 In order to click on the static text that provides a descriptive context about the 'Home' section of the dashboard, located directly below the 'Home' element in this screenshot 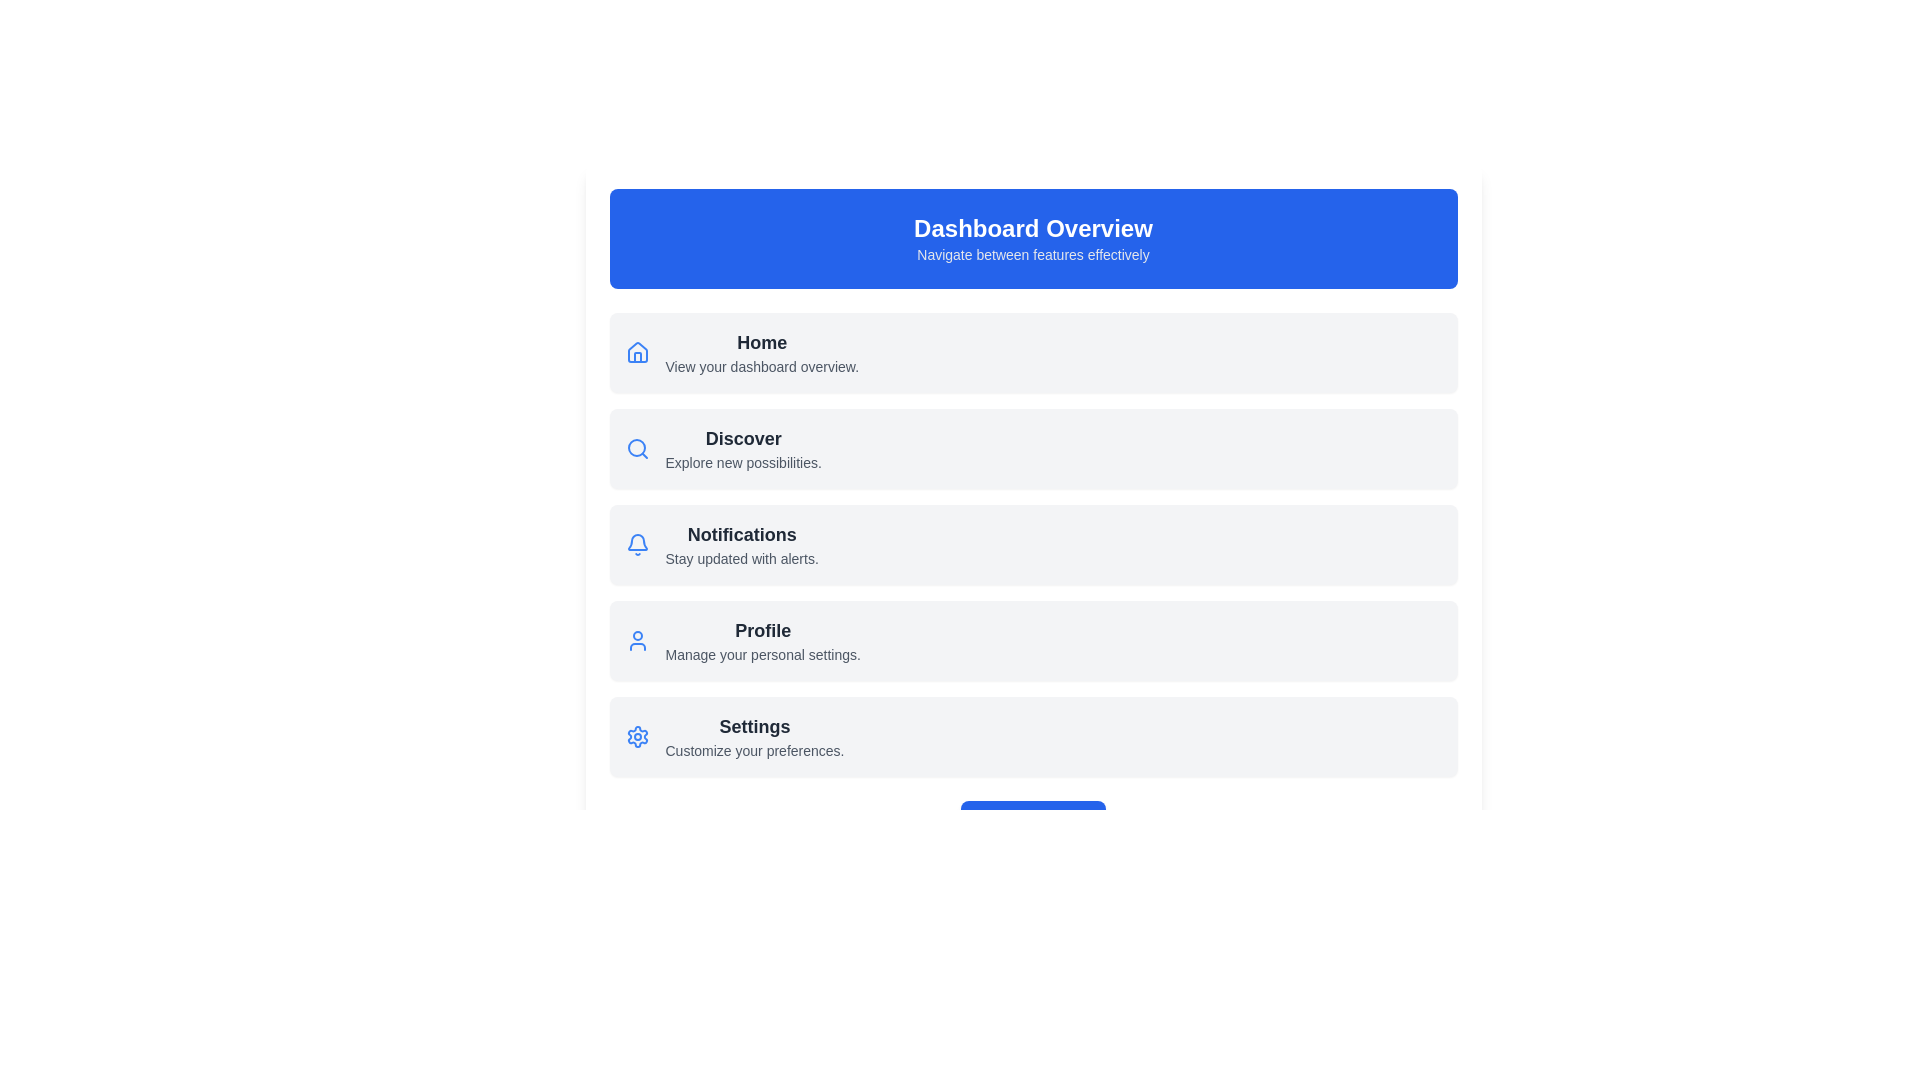, I will do `click(761, 366)`.